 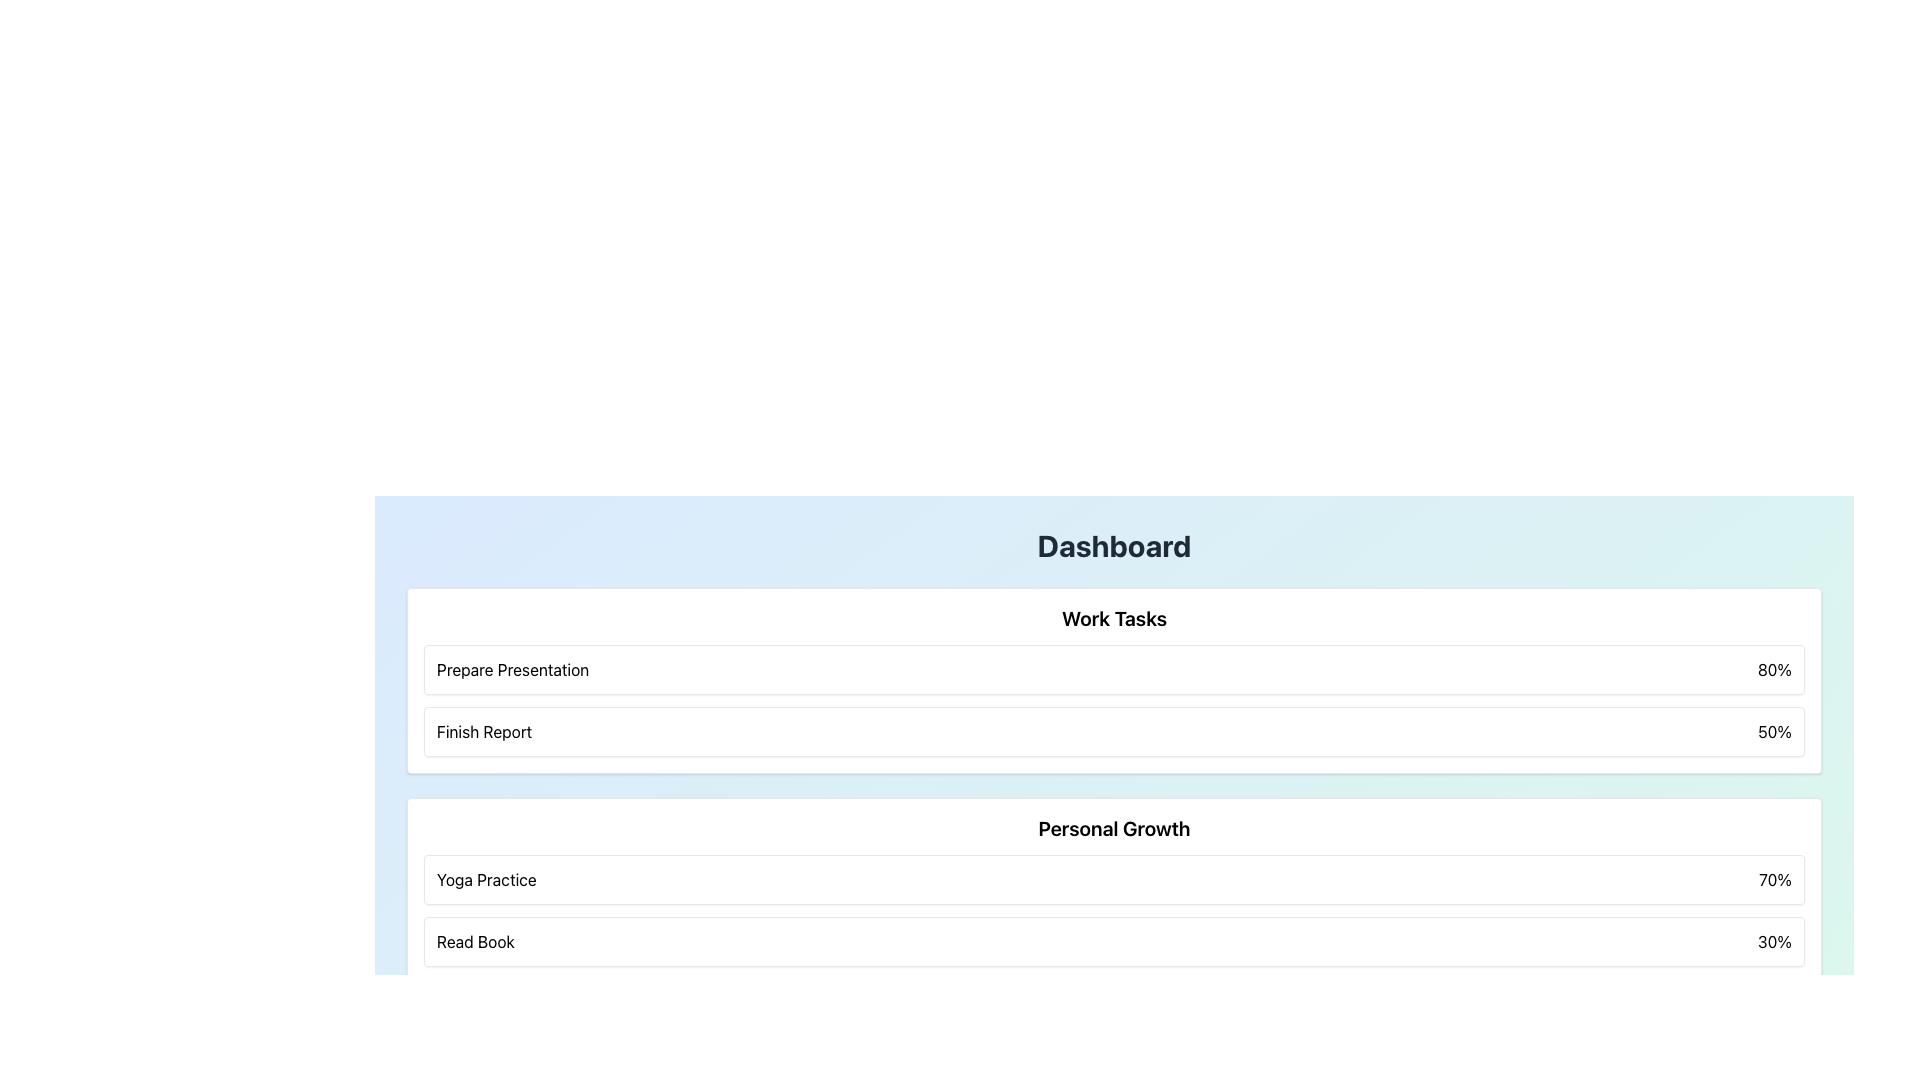 What do you see at coordinates (1113, 829) in the screenshot?
I see `the Text Label that serves as the header for personal growth activities, located at the top of the section before 'Yoga Practice' and 'Read Book'` at bounding box center [1113, 829].